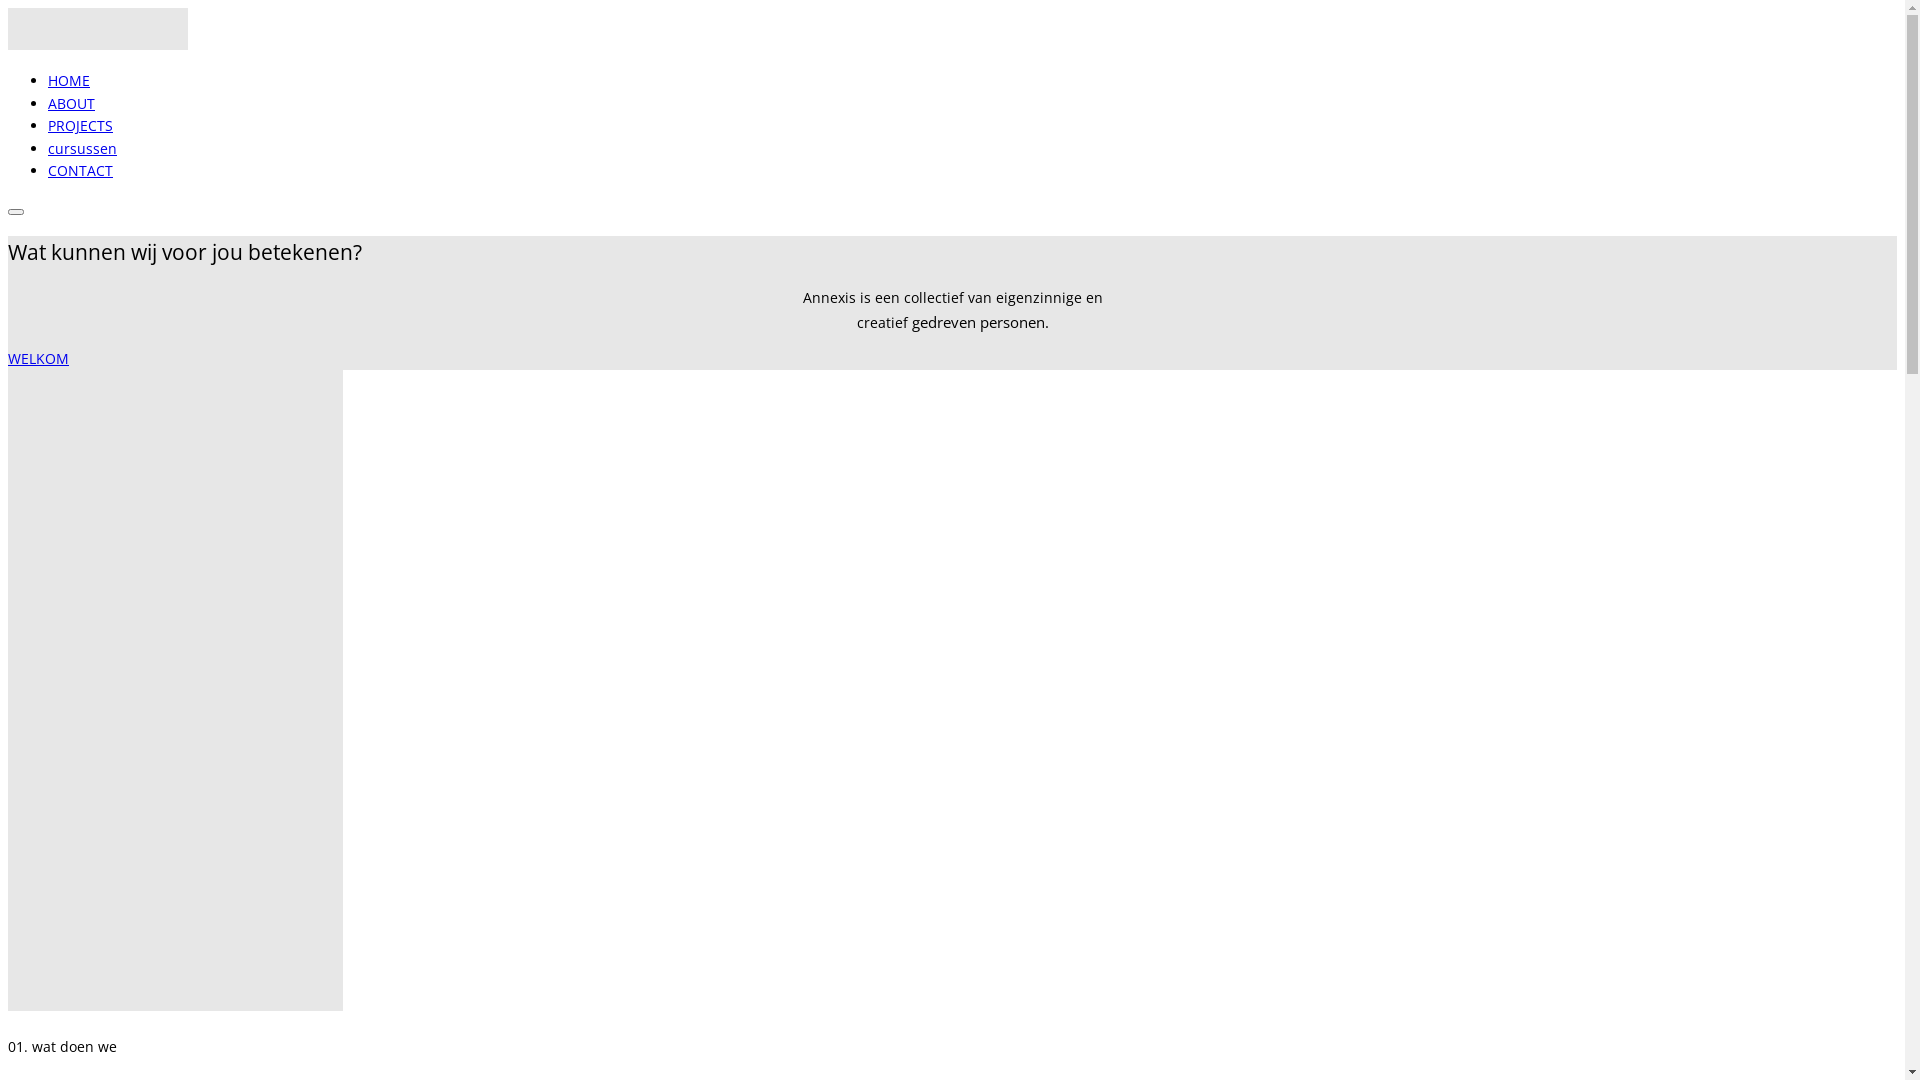 The width and height of the screenshot is (1920, 1080). What do you see at coordinates (81, 147) in the screenshot?
I see `'cursussen'` at bounding box center [81, 147].